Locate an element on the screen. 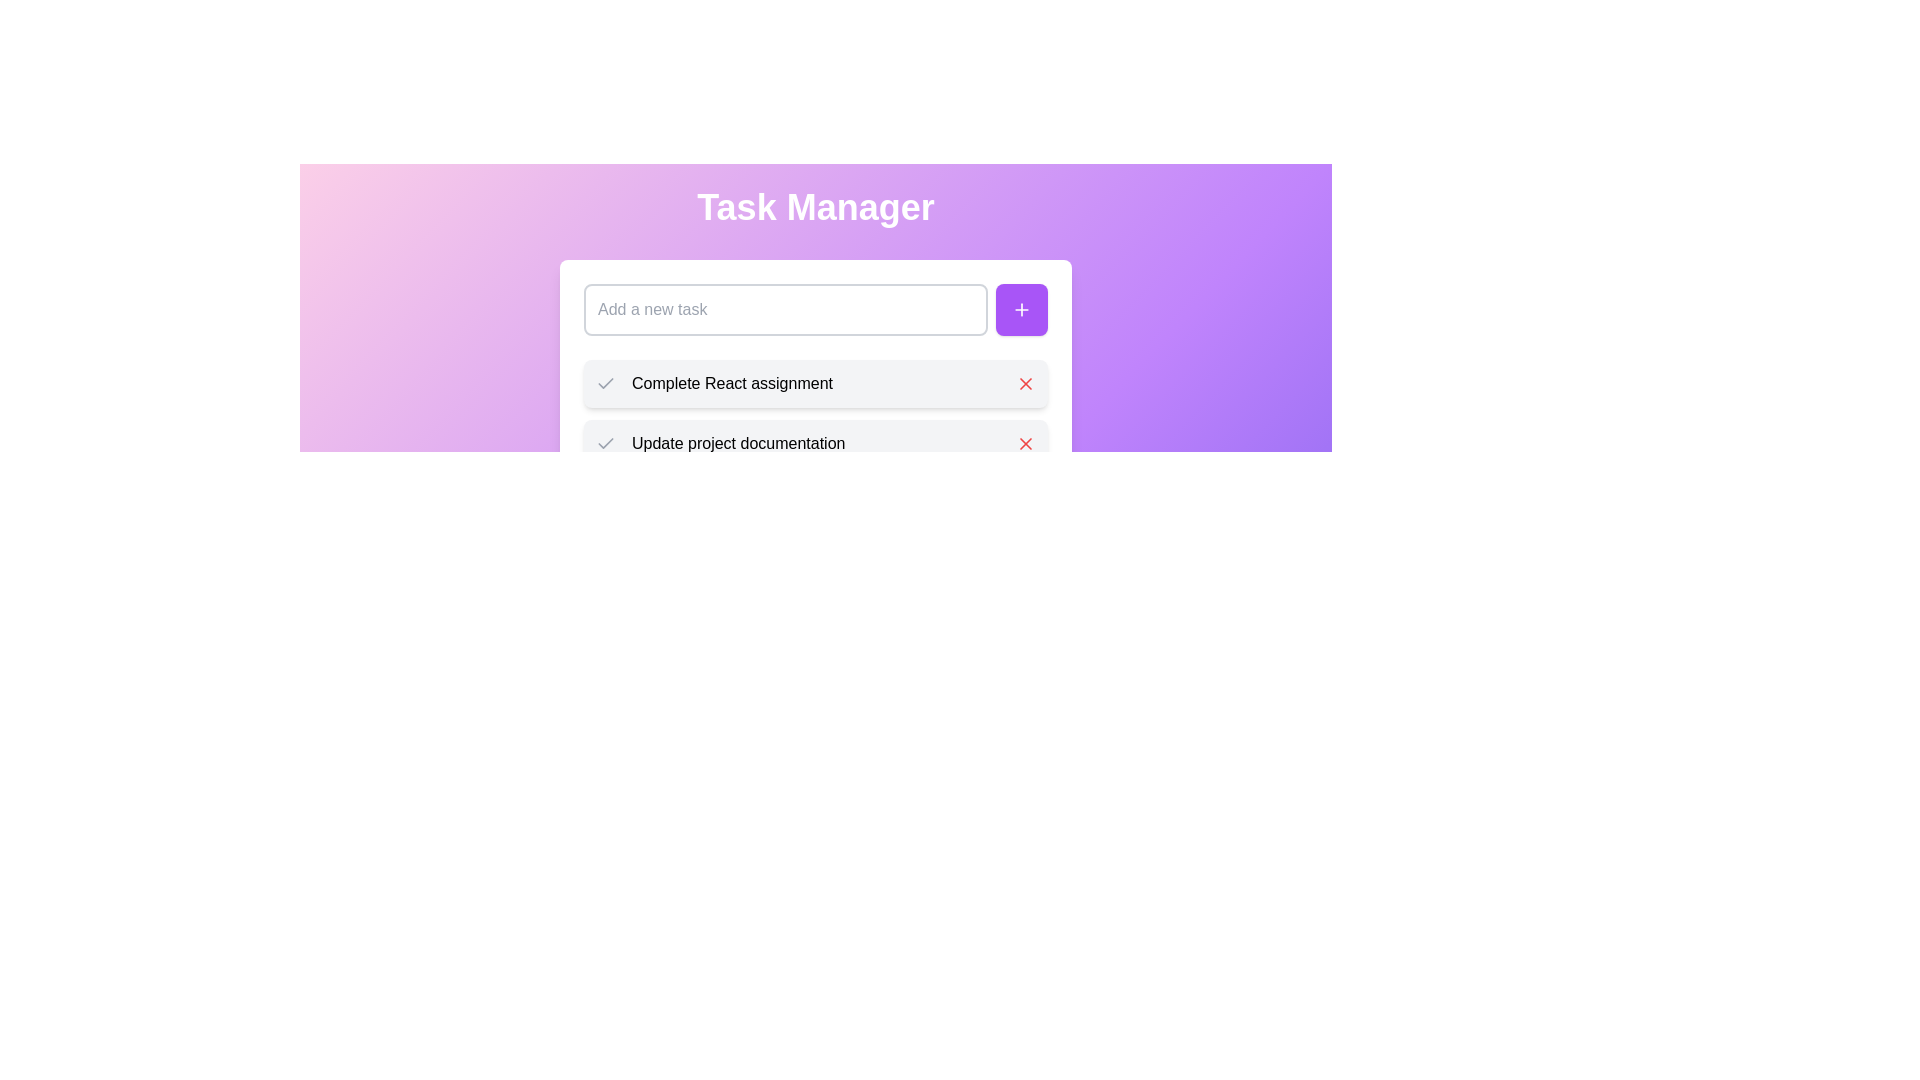 Image resolution: width=1920 pixels, height=1080 pixels. the text label titled 'Complete React assignment' in the task manager, which is located between a checkmark icon on the left and a delete icon on the right is located at coordinates (824, 384).